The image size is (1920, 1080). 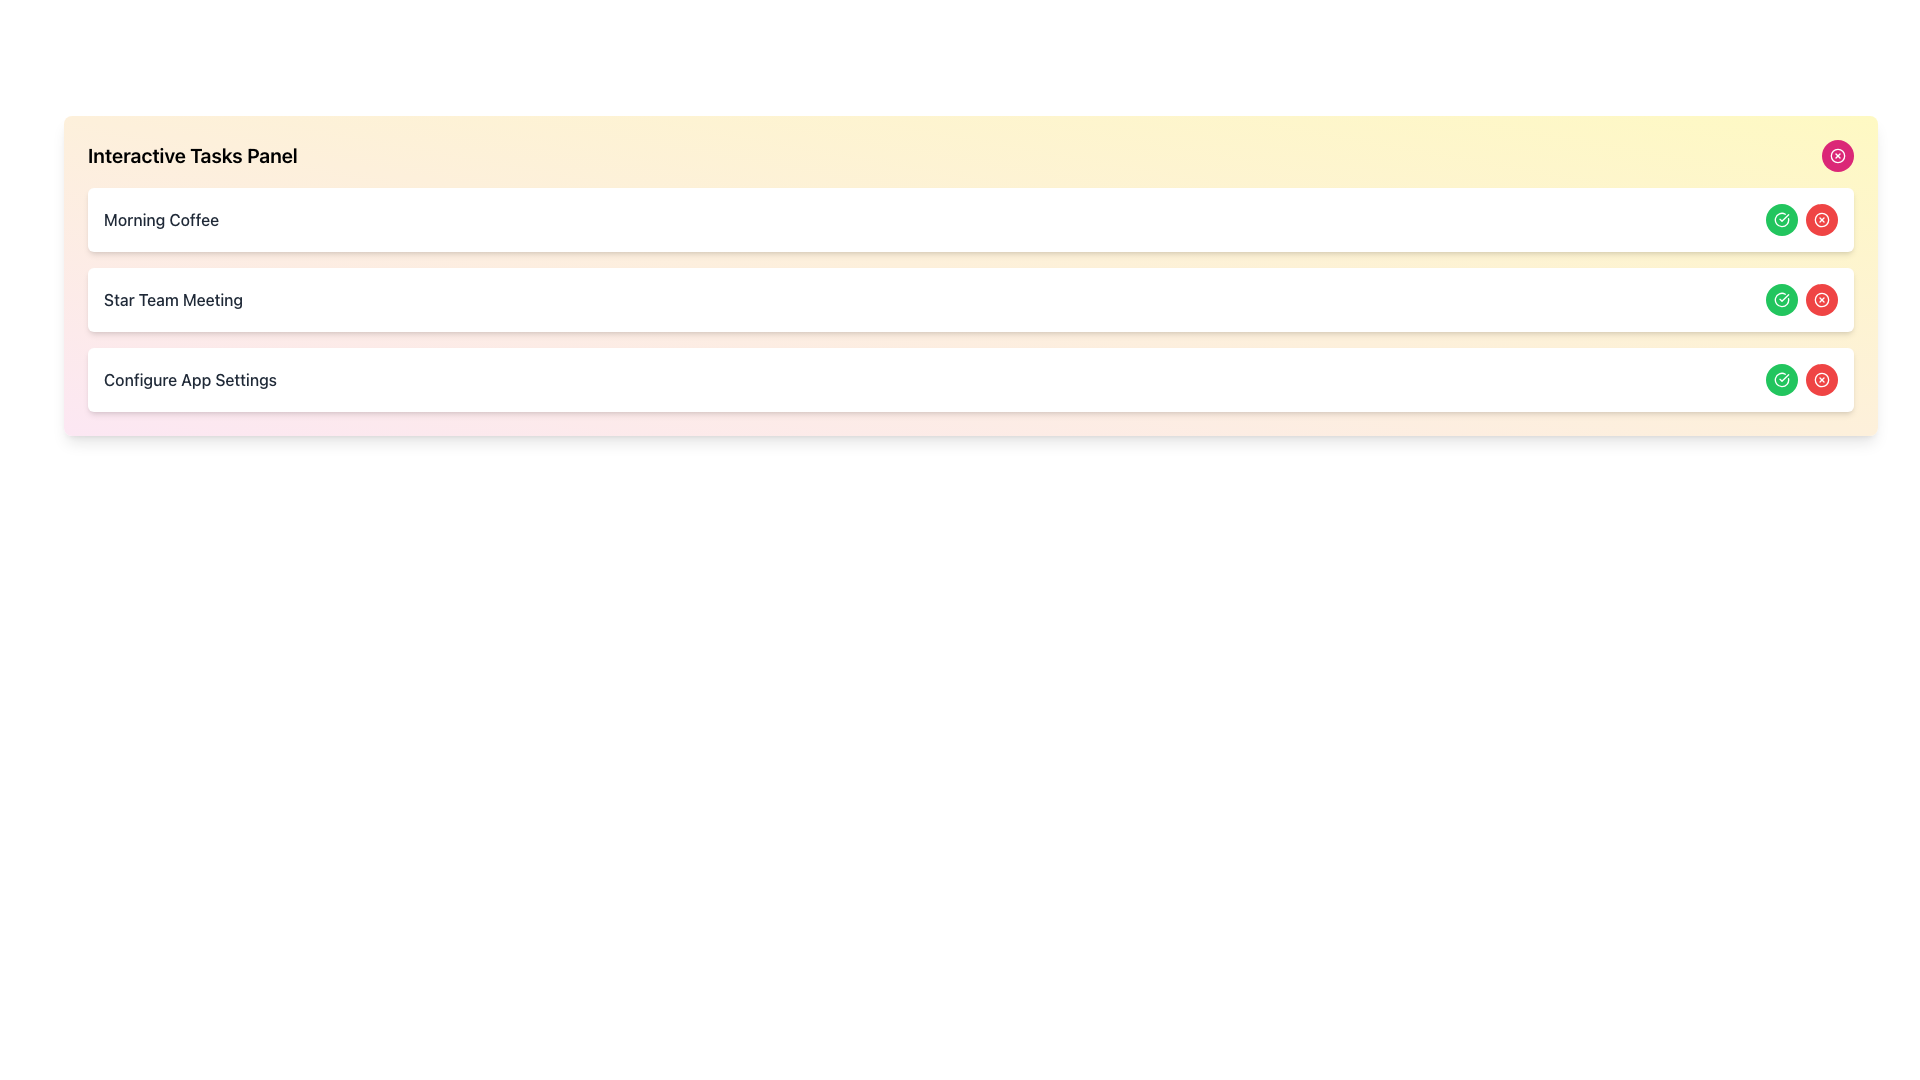 What do you see at coordinates (1822, 380) in the screenshot?
I see `the circular SVG element located at the top-right corner of the panel, which has a thin border and is part of a decorative icon` at bounding box center [1822, 380].